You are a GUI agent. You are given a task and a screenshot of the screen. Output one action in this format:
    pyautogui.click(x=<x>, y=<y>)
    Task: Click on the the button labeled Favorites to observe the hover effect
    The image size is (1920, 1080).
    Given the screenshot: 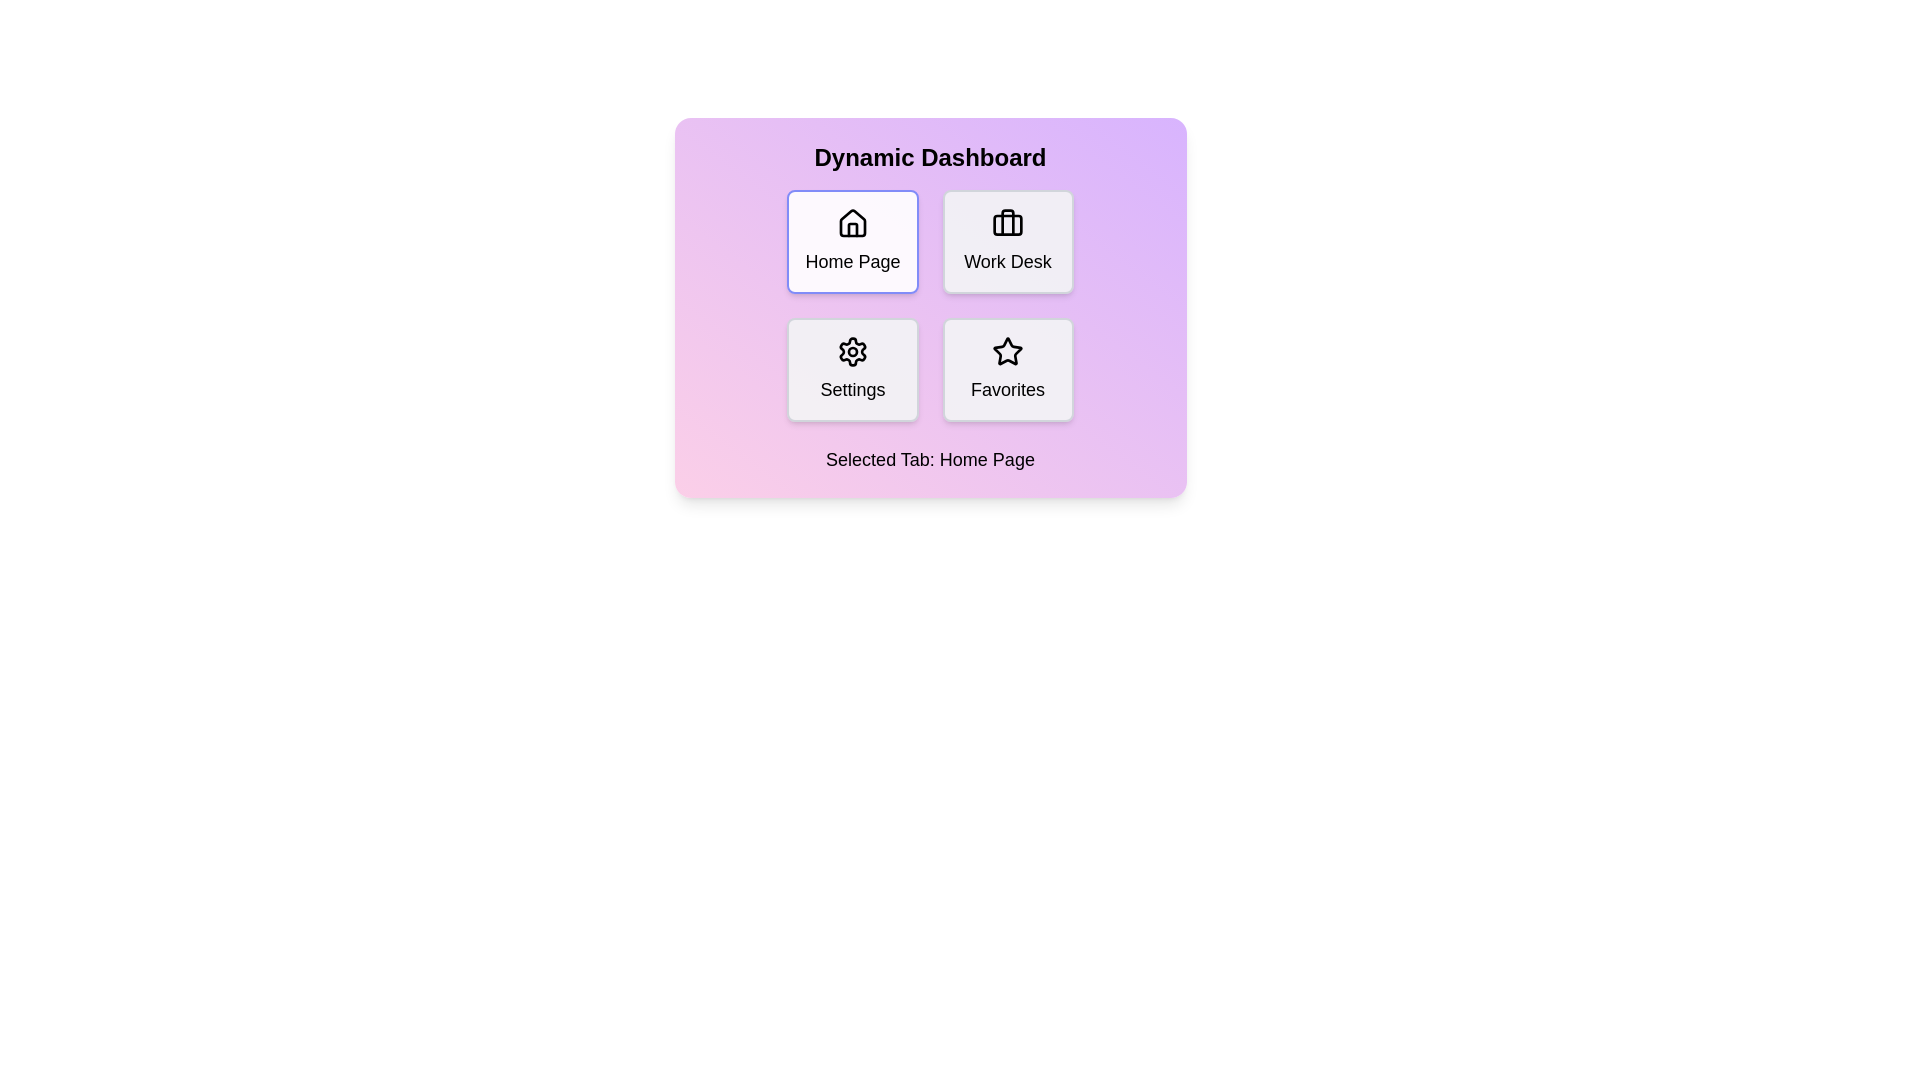 What is the action you would take?
    pyautogui.click(x=1008, y=370)
    